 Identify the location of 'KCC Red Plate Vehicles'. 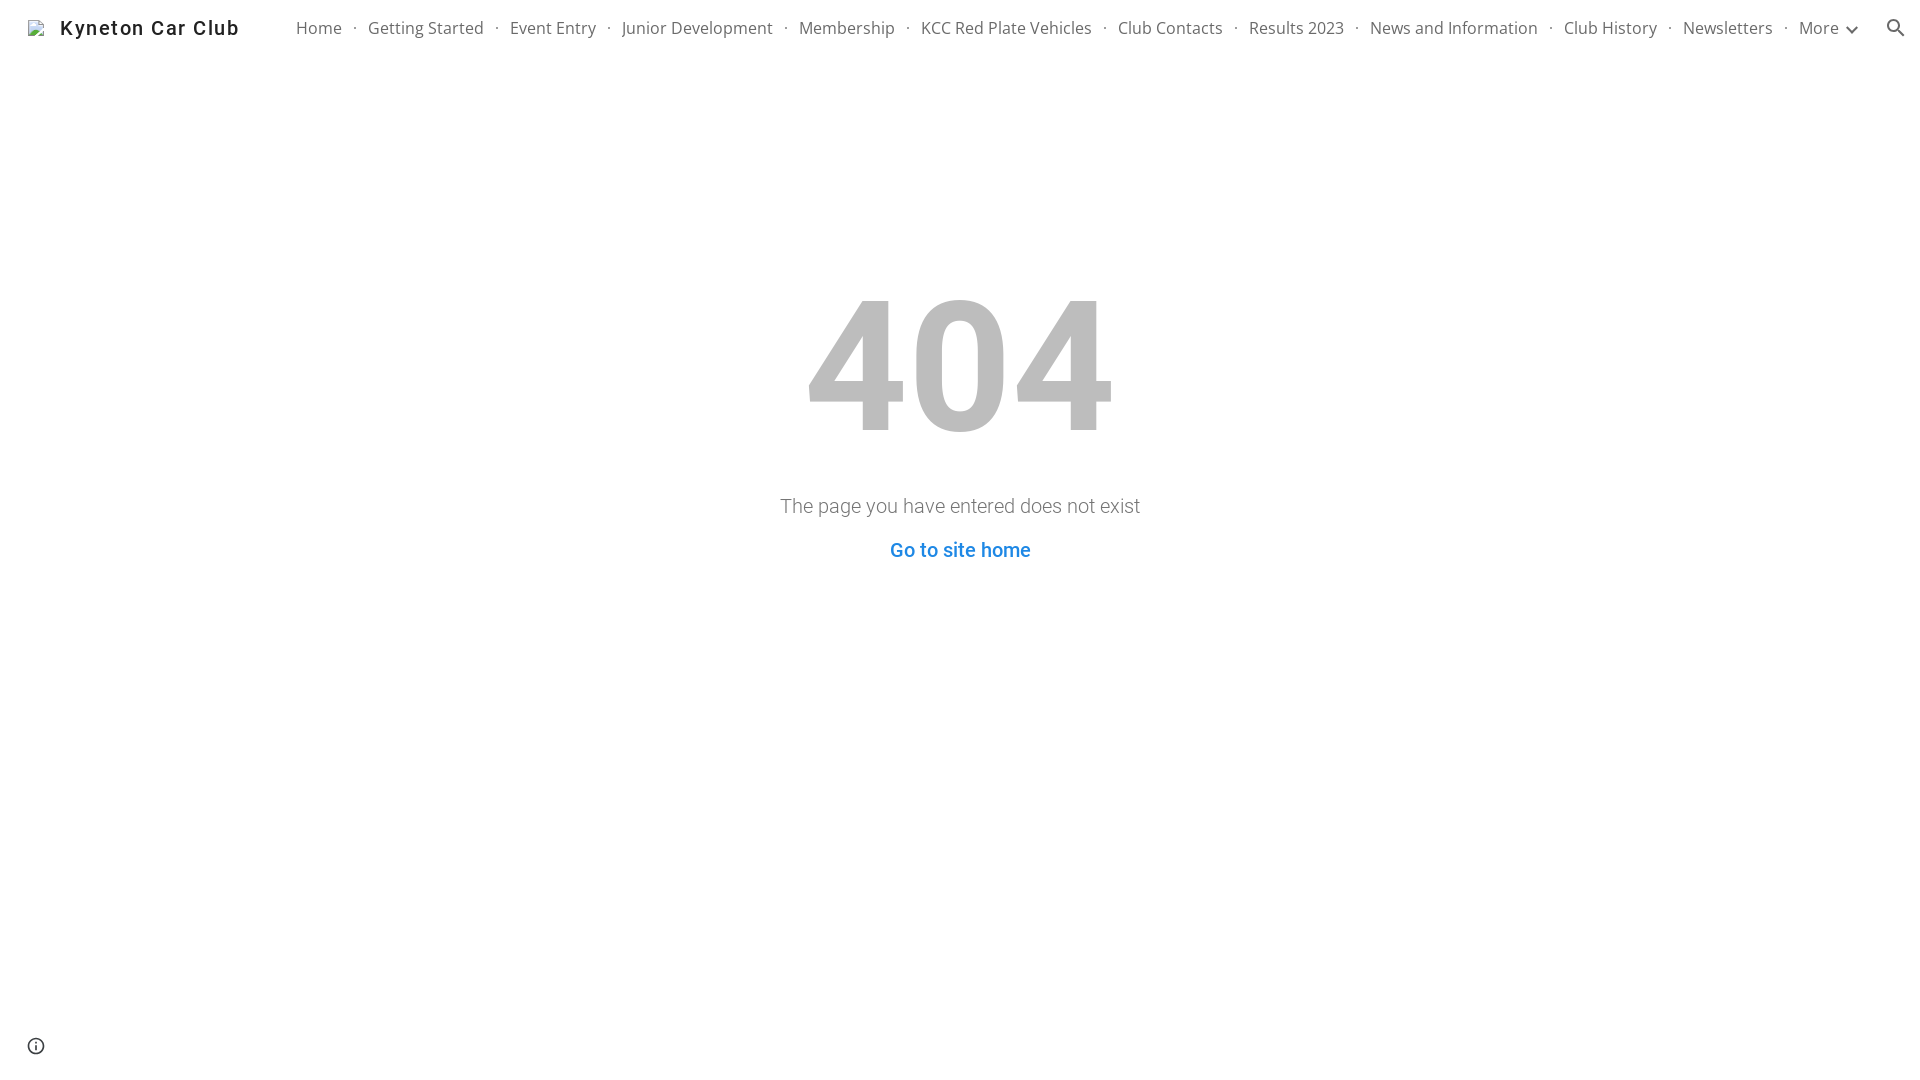
(1006, 27).